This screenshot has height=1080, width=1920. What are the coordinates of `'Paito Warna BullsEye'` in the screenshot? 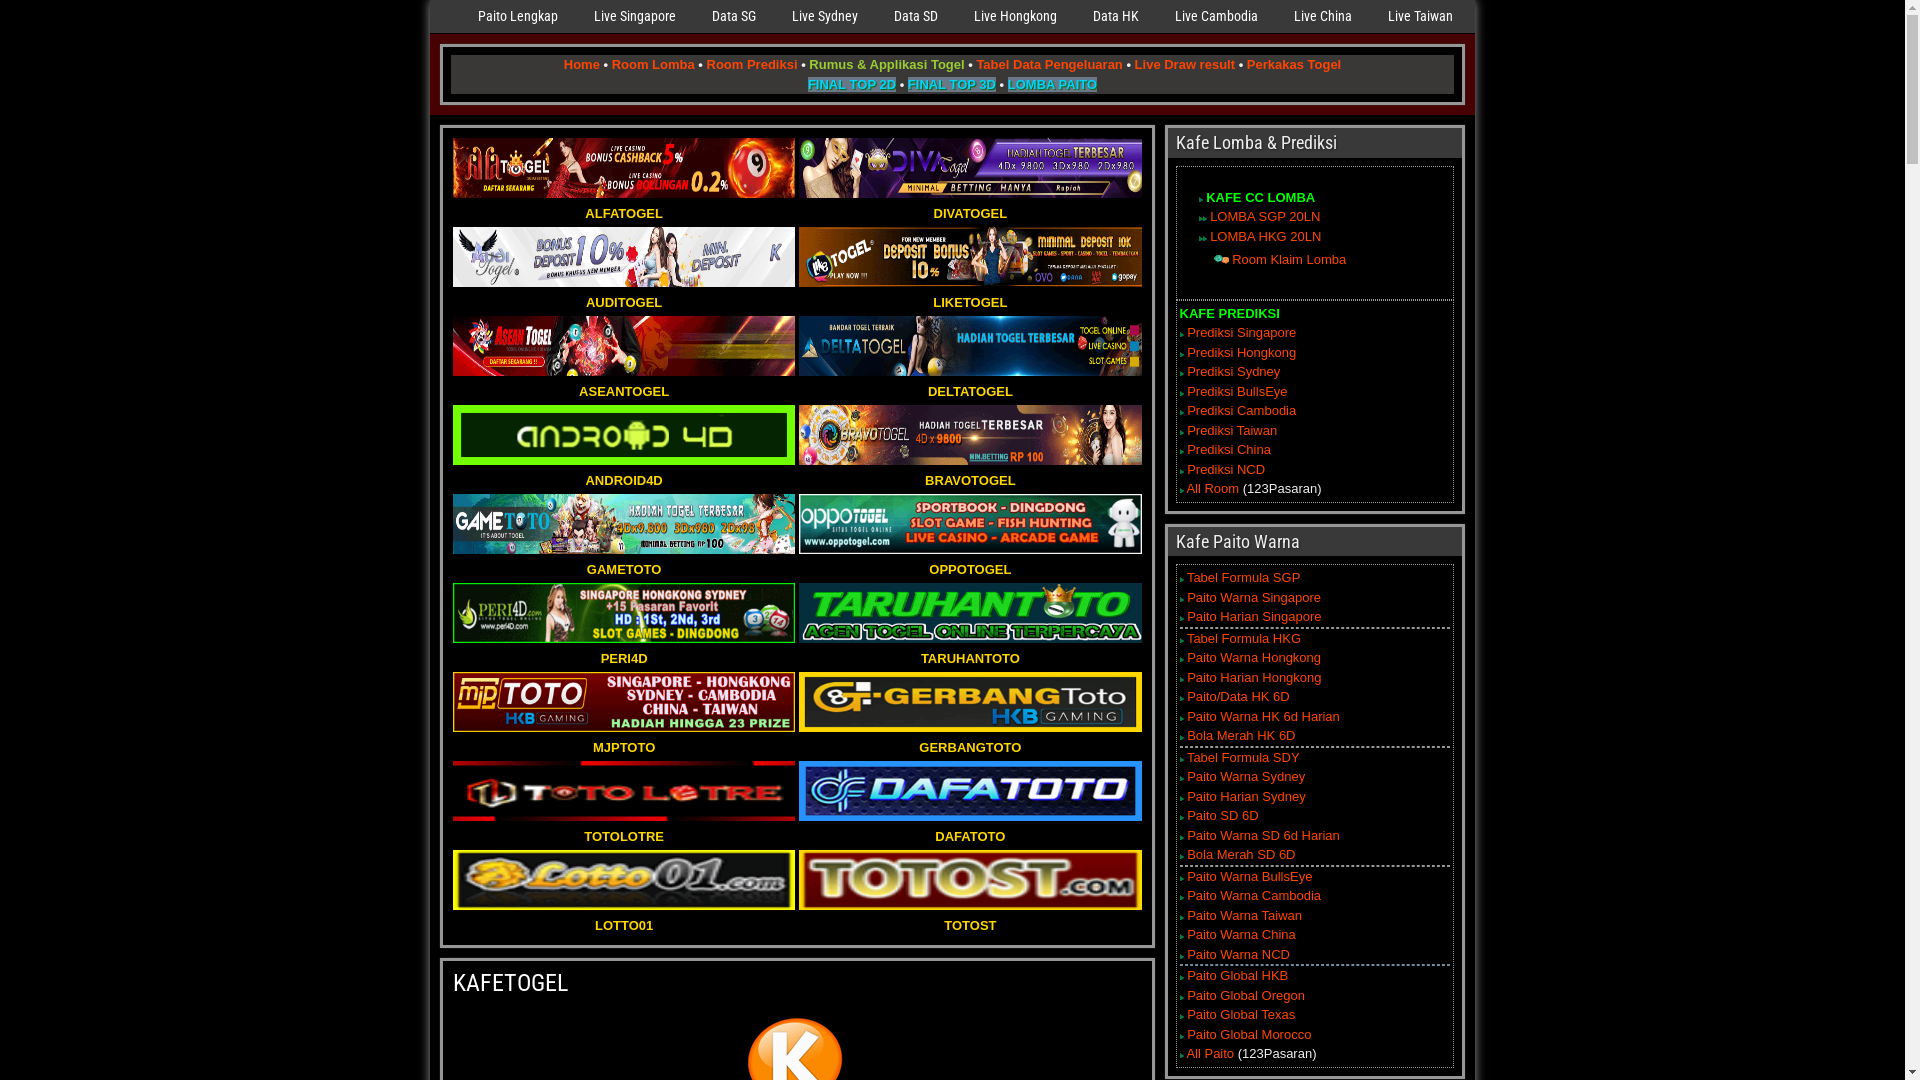 It's located at (1248, 875).